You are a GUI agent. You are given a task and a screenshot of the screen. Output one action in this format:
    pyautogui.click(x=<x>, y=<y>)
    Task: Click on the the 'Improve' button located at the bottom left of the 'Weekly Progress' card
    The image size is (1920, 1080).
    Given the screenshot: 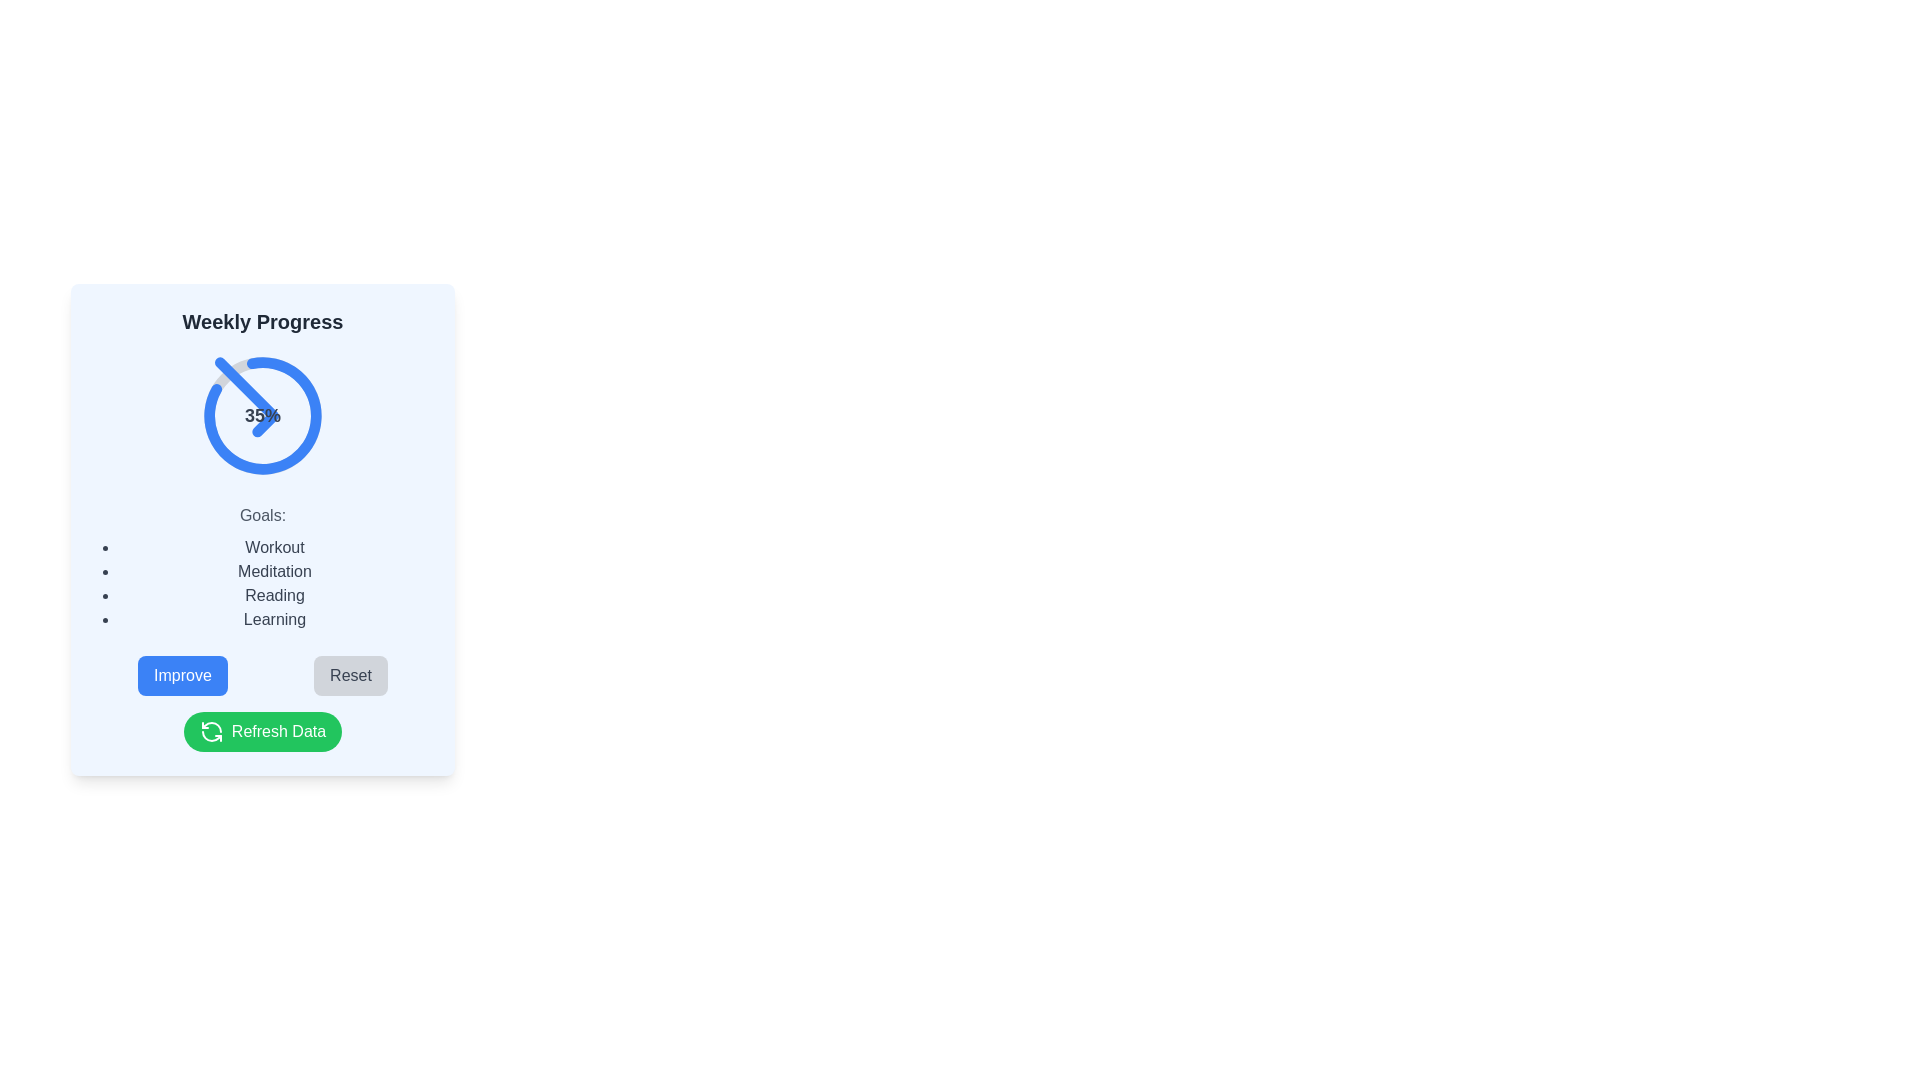 What is the action you would take?
    pyautogui.click(x=182, y=675)
    